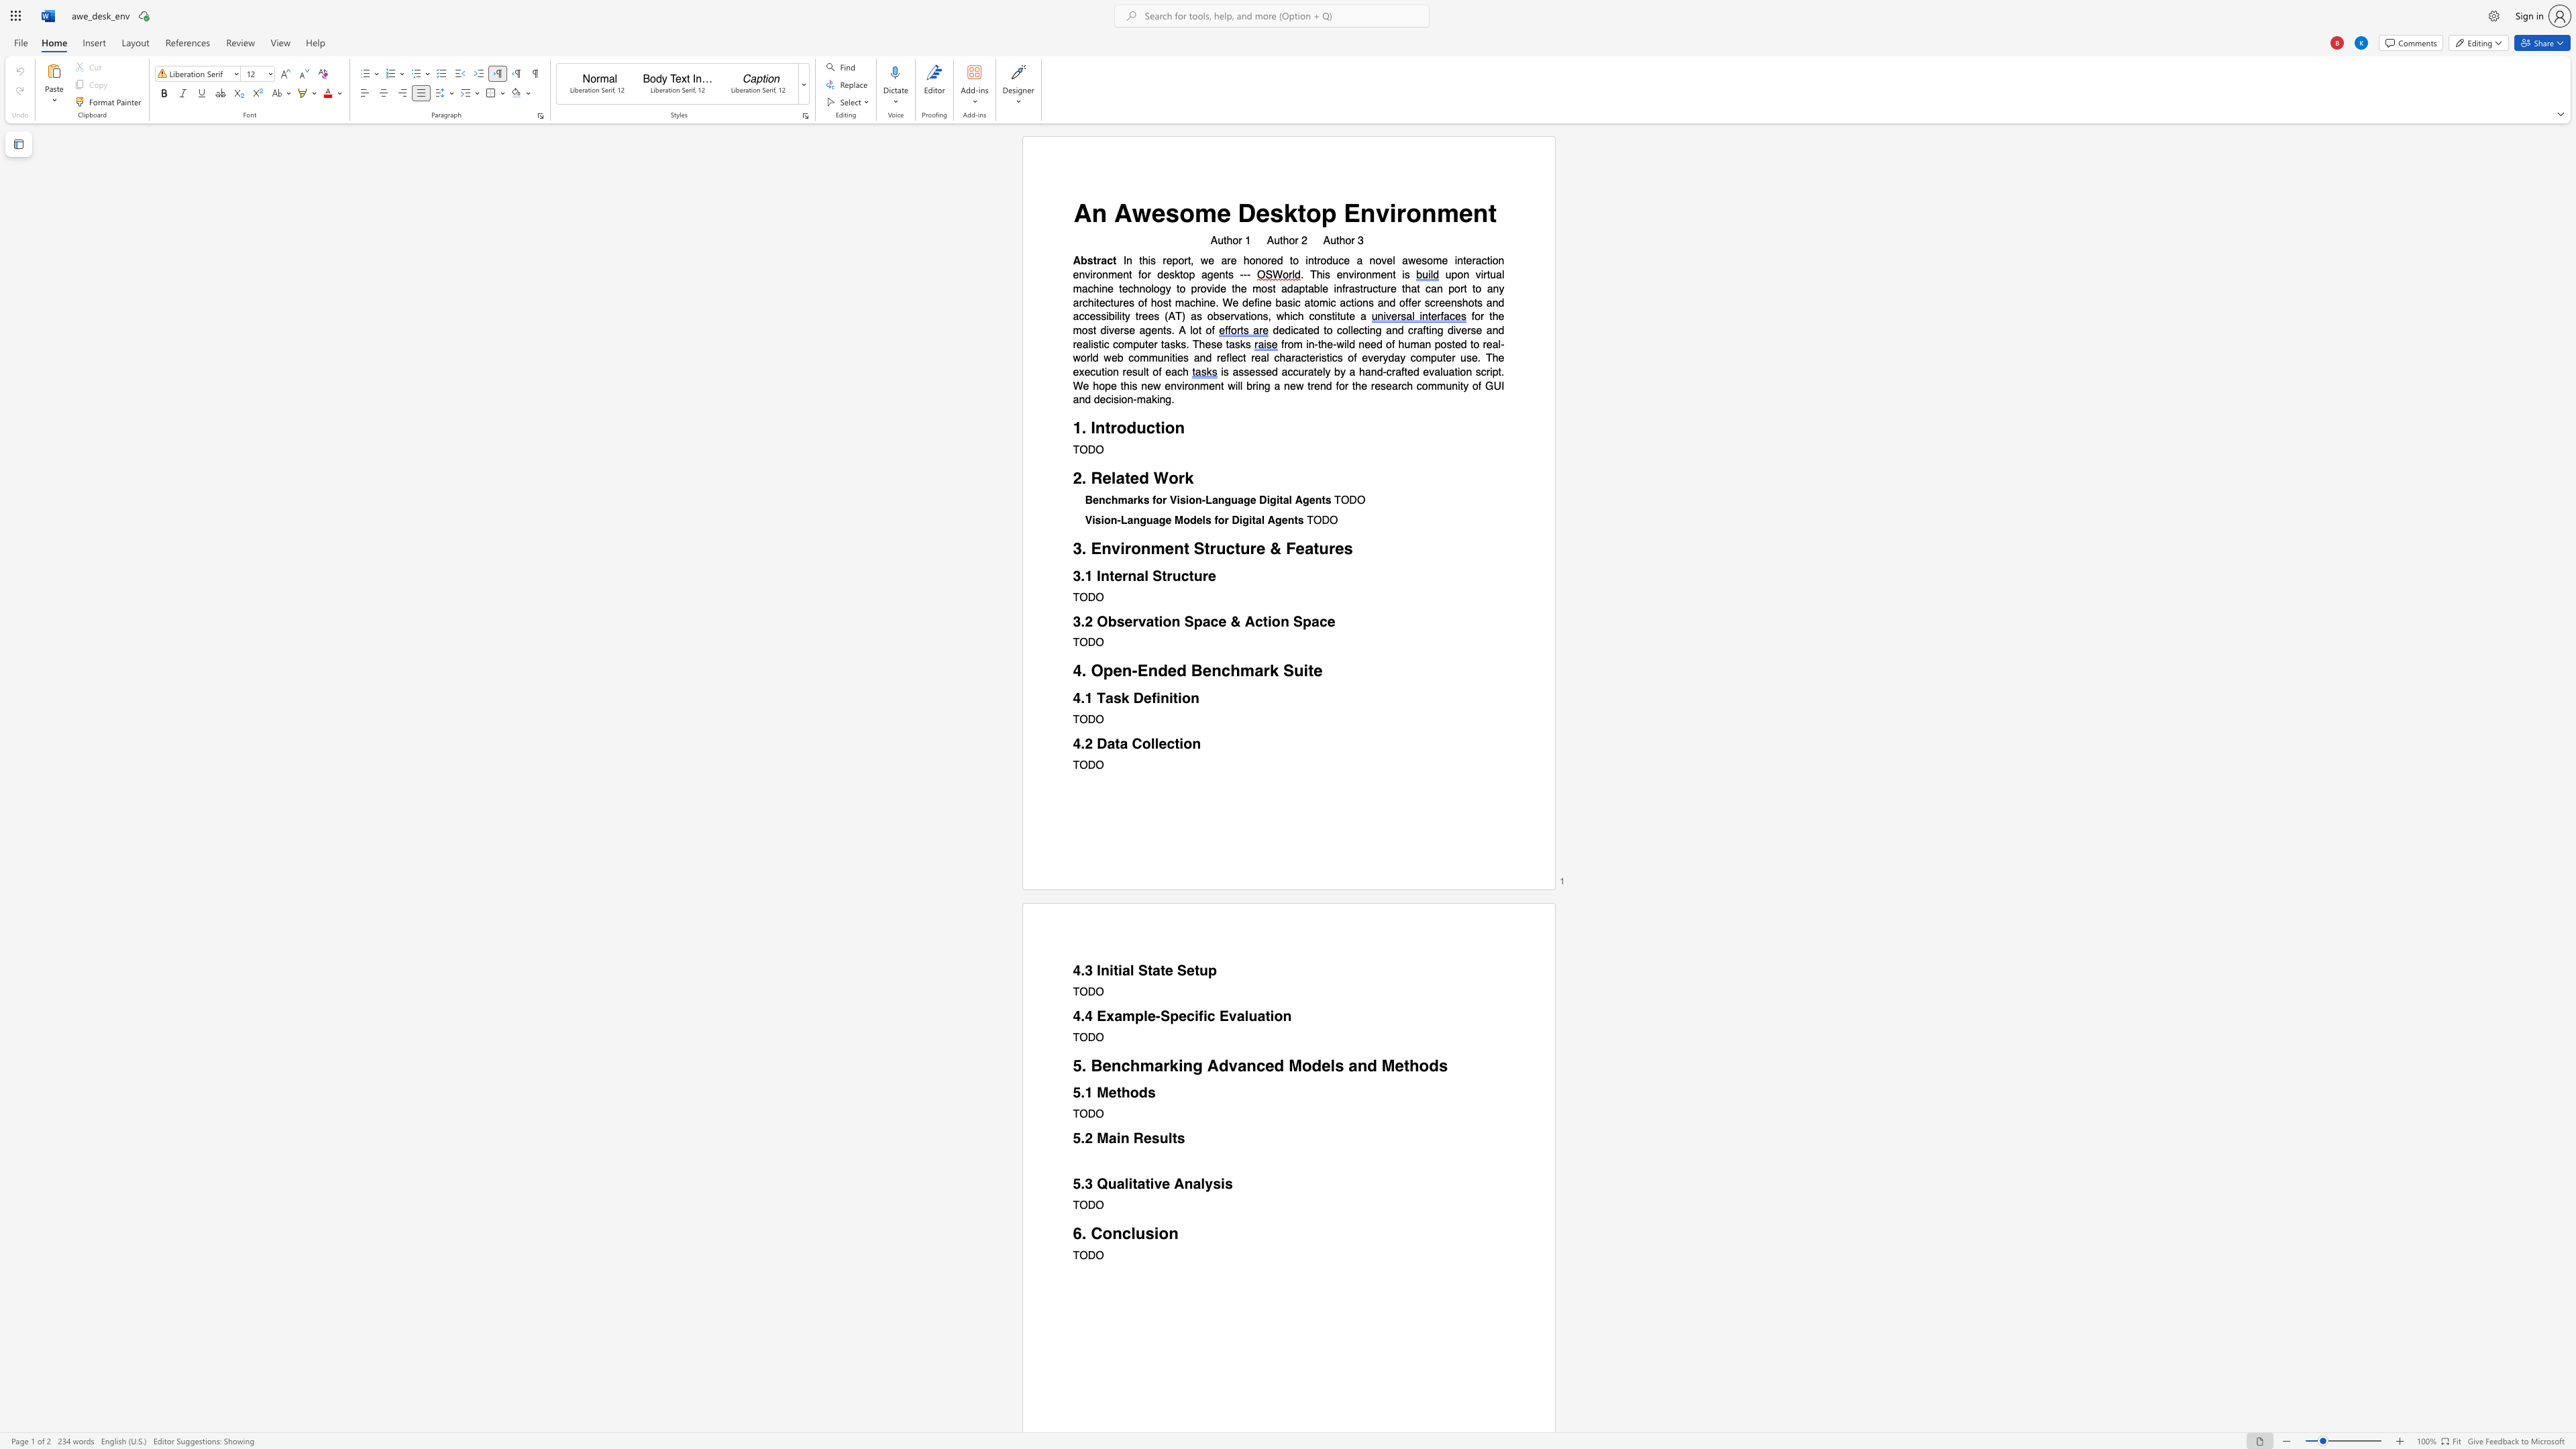 Image resolution: width=2576 pixels, height=1449 pixels. I want to click on the 2th character "e" in the text, so click(1167, 386).